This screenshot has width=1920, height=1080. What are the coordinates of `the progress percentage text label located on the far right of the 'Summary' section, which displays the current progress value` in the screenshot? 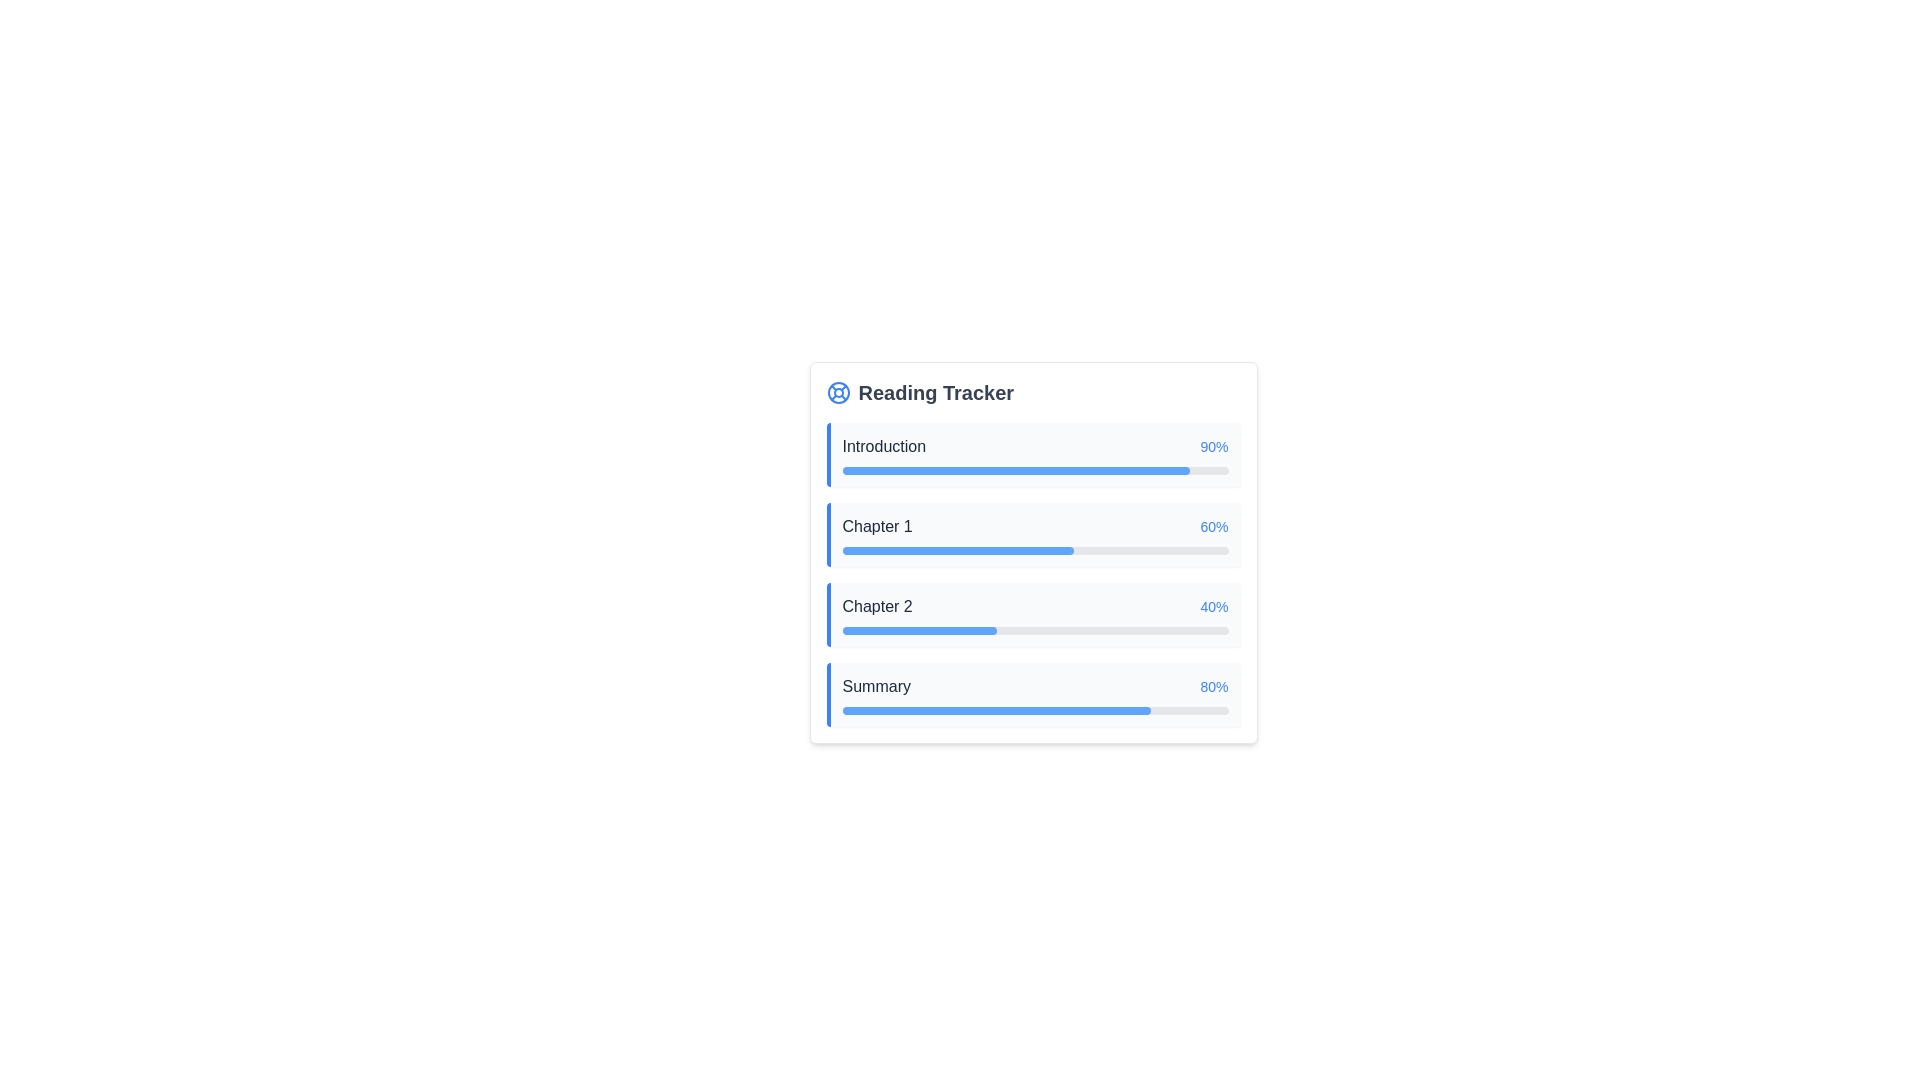 It's located at (1213, 685).